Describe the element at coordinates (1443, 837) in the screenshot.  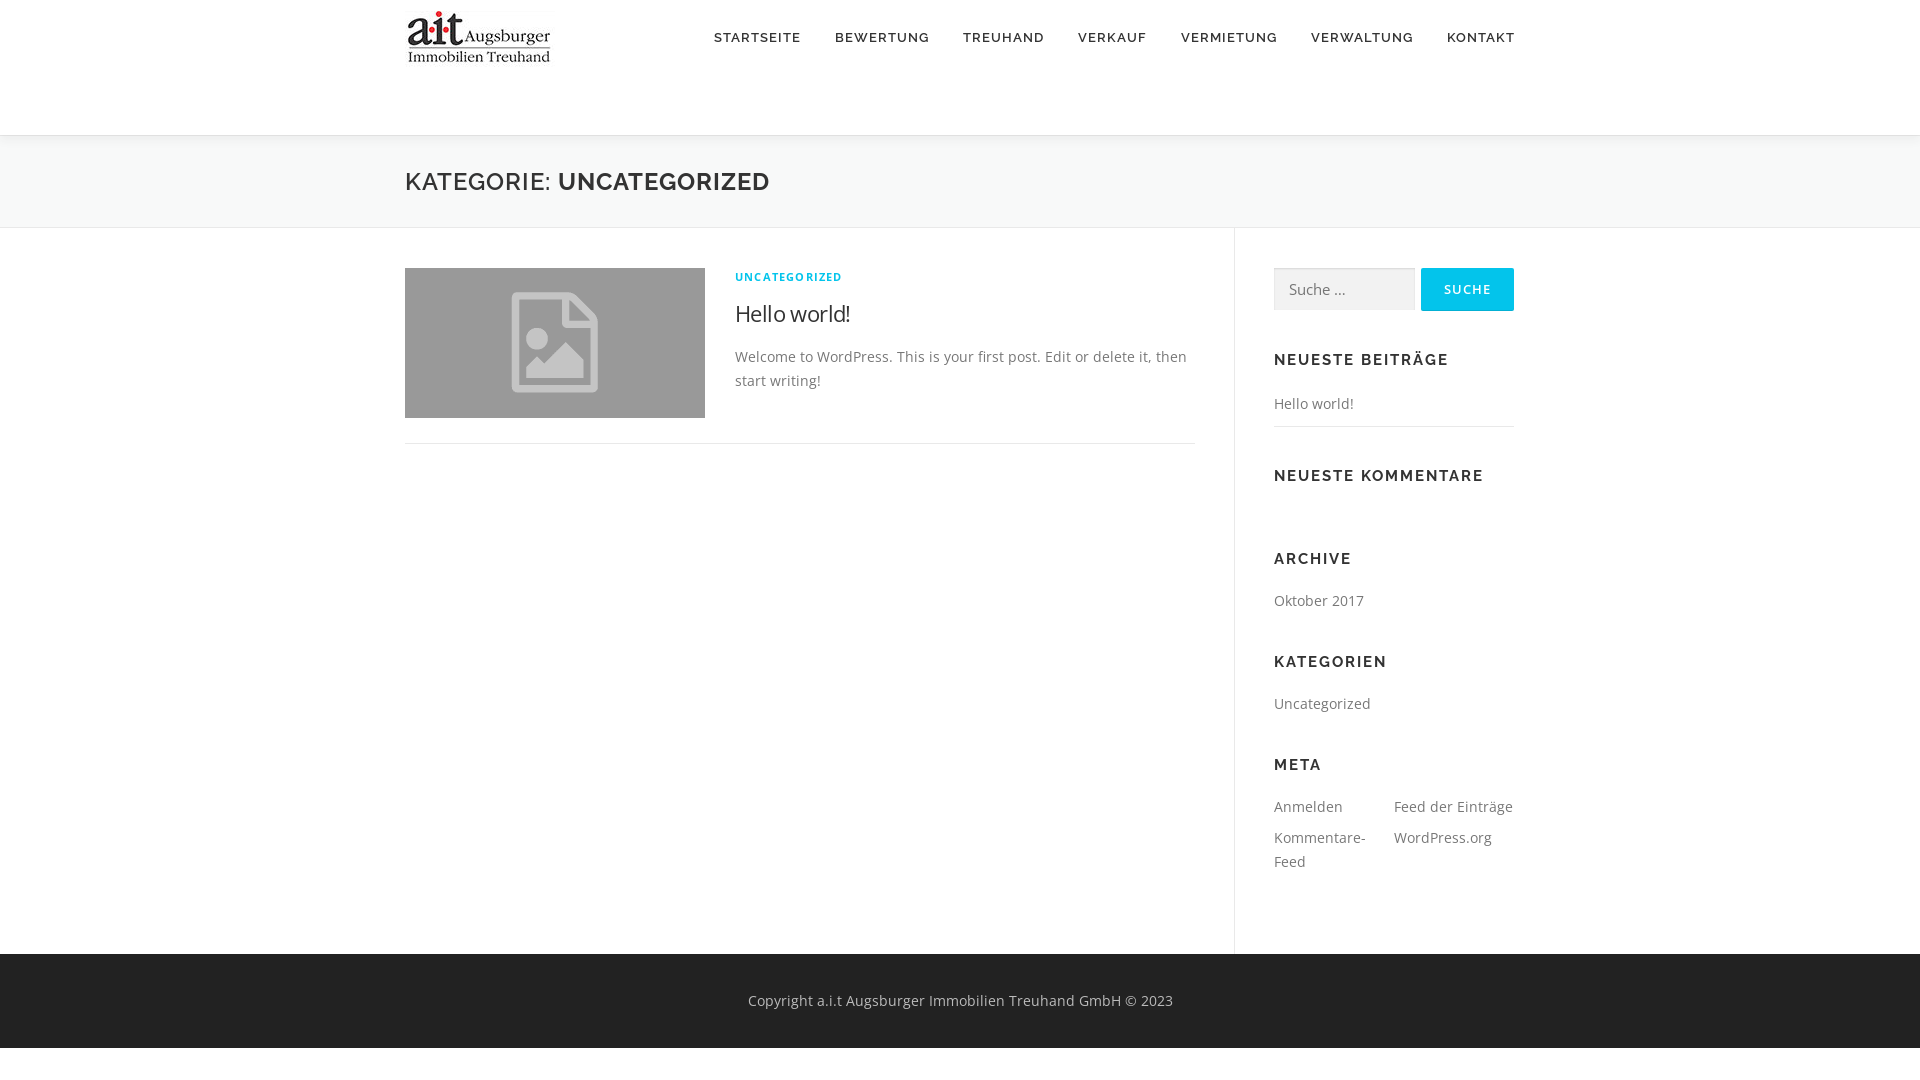
I see `'WordPress.org'` at that location.